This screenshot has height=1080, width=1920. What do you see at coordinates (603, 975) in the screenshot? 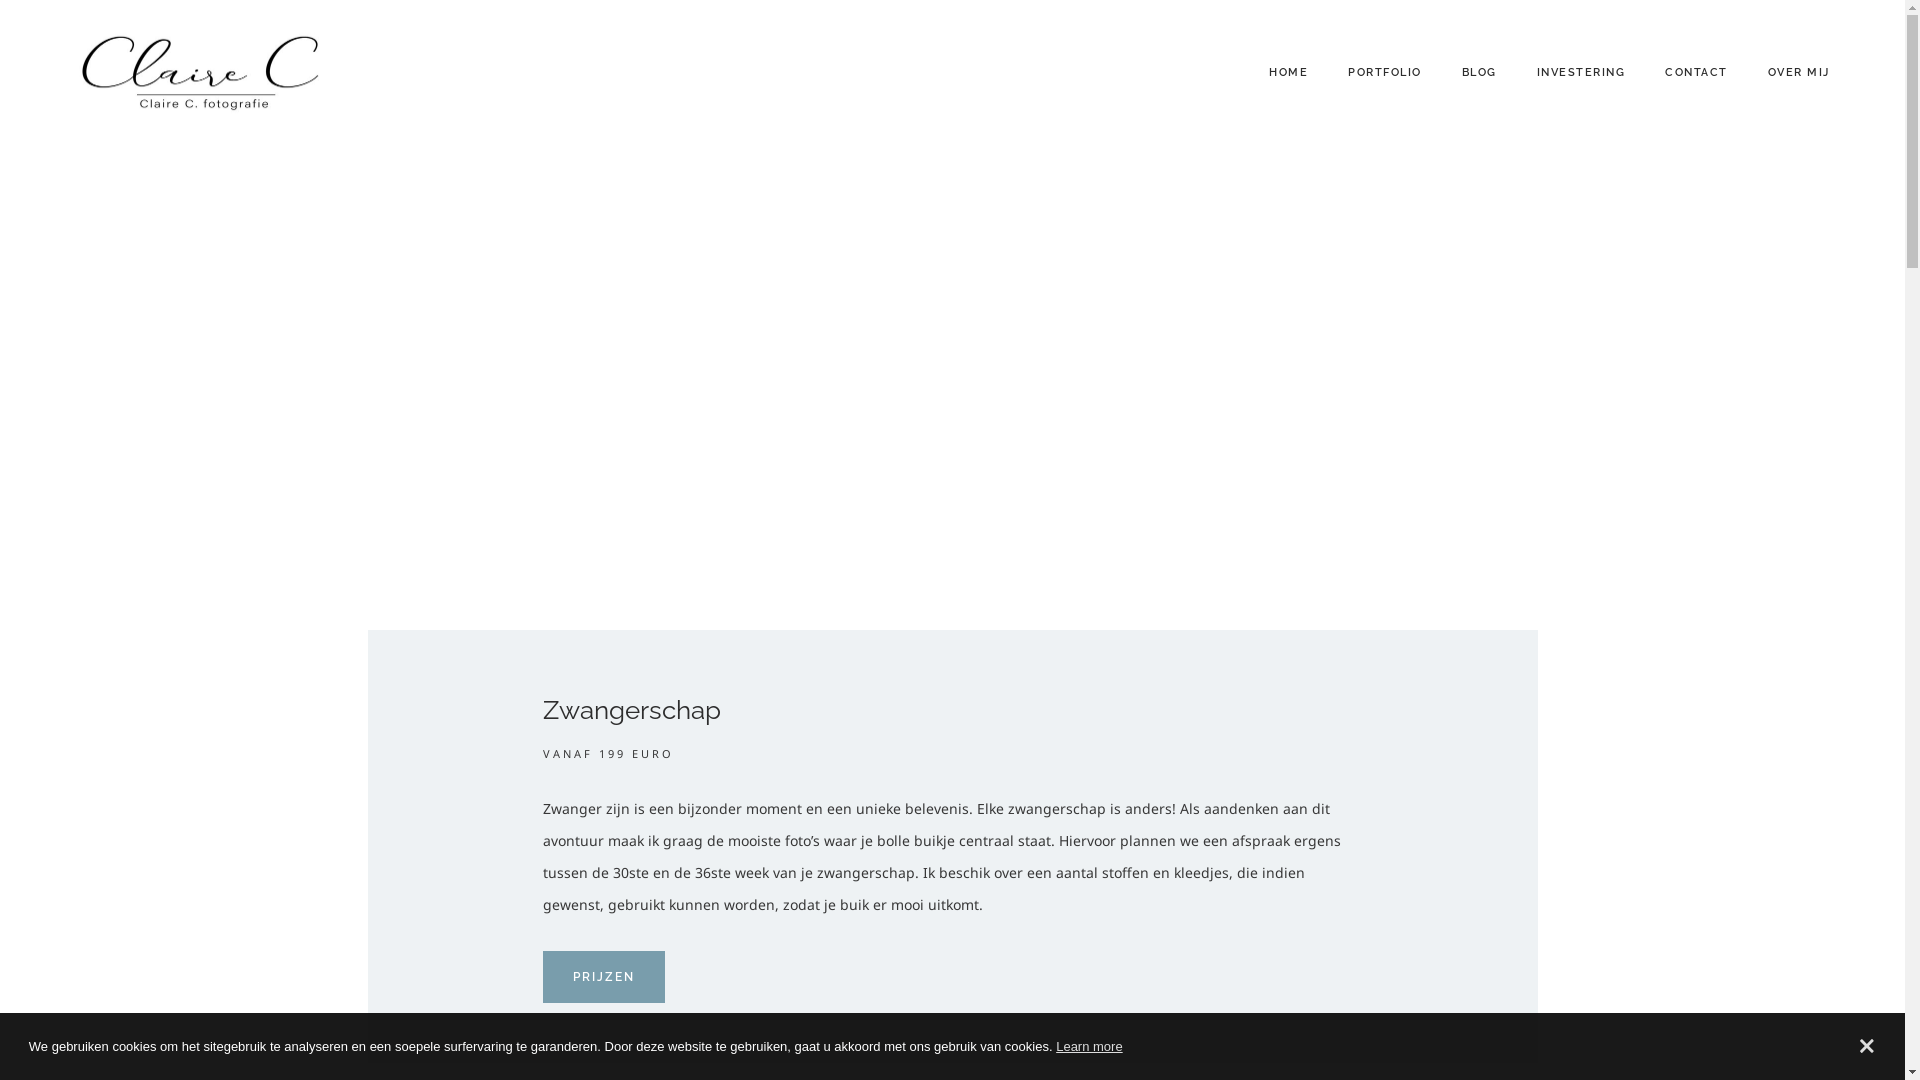
I see `'PRIJZEN'` at bounding box center [603, 975].